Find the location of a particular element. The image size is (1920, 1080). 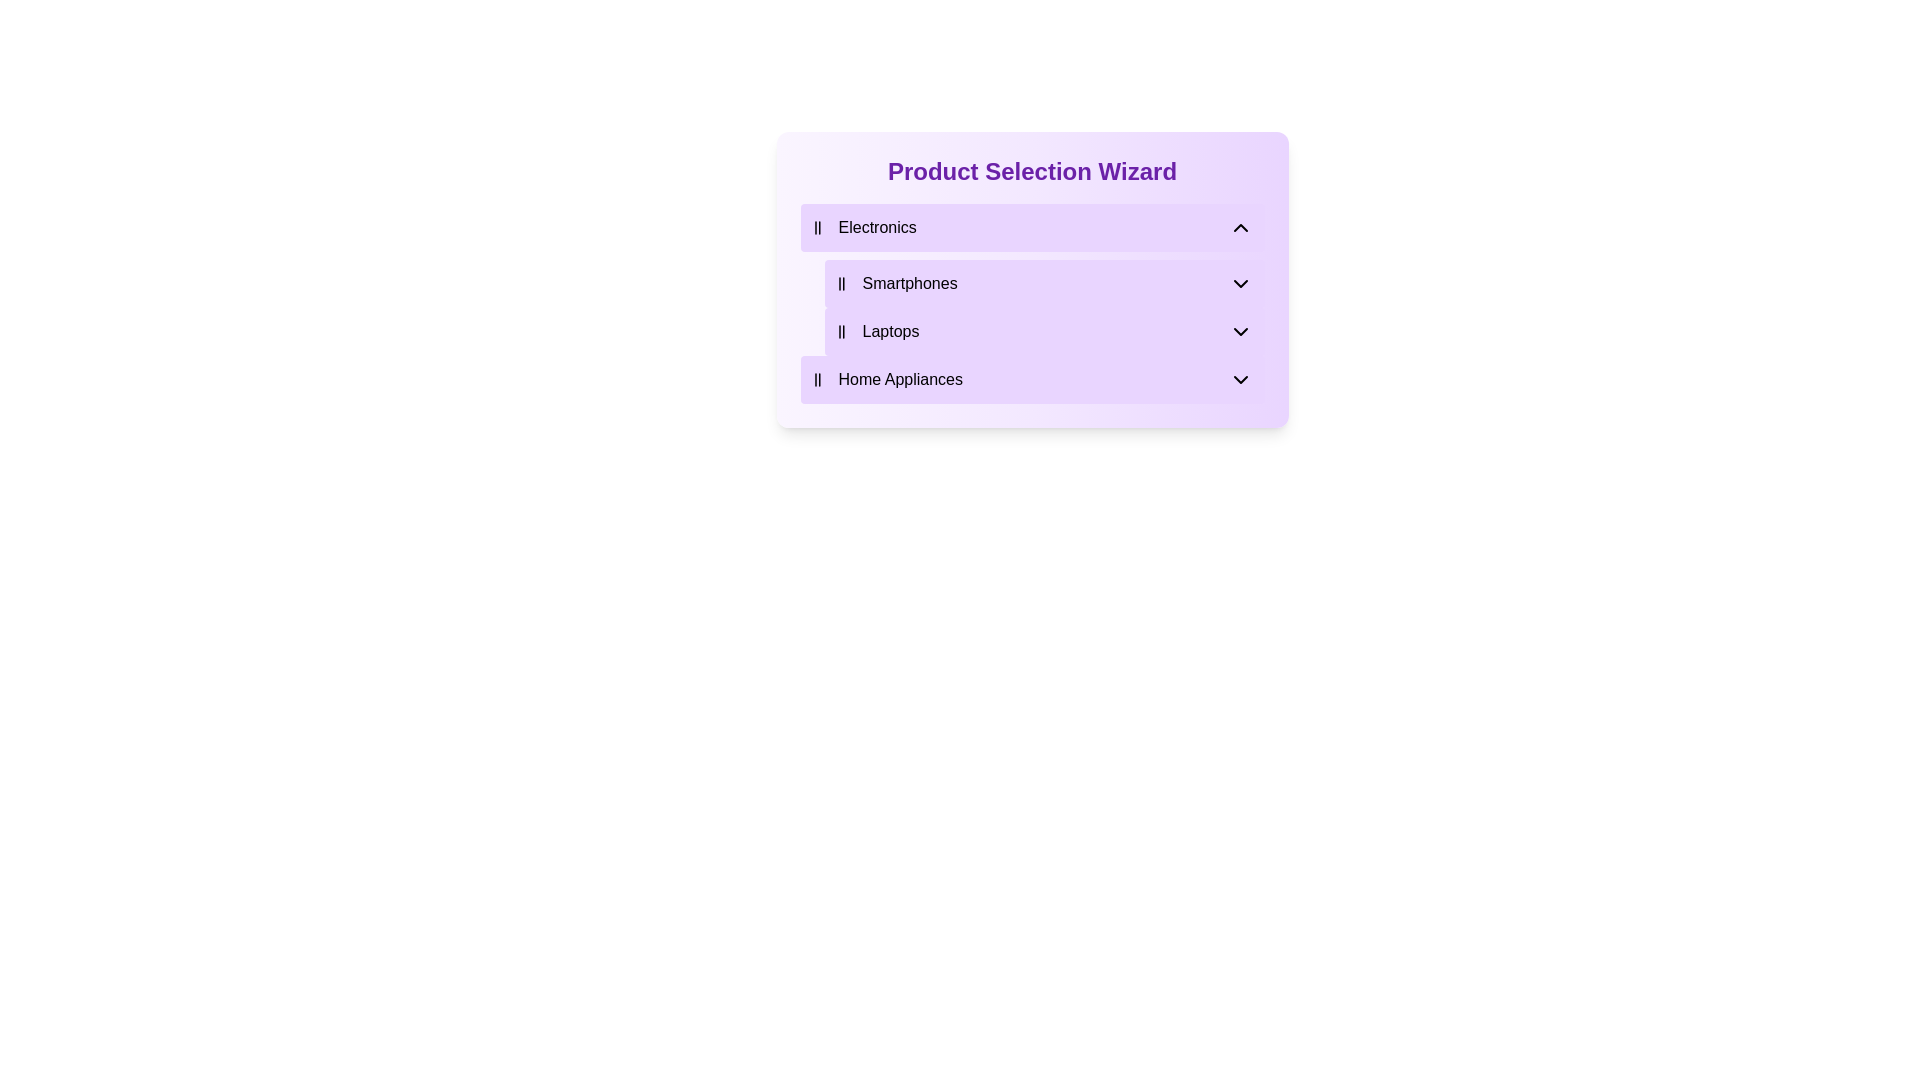

the upward-pointing chevron icon is located at coordinates (1239, 226).